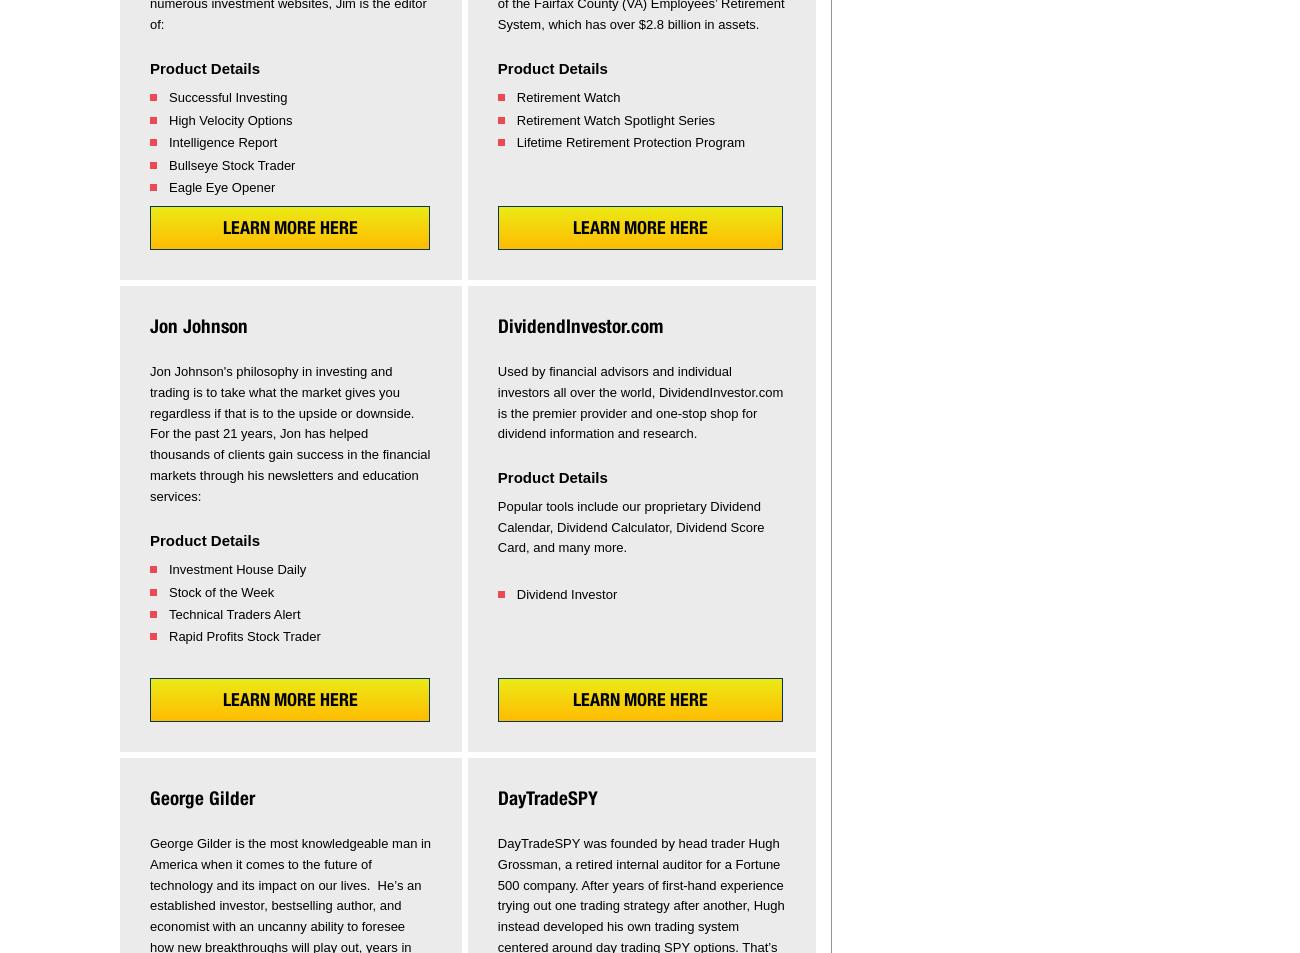 The height and width of the screenshot is (953, 1300). I want to click on 'Used by financial advisors and individual investors all over the world, DividendInvestor.com is the premier provider and one-stop shop for dividend information and research.', so click(639, 401).